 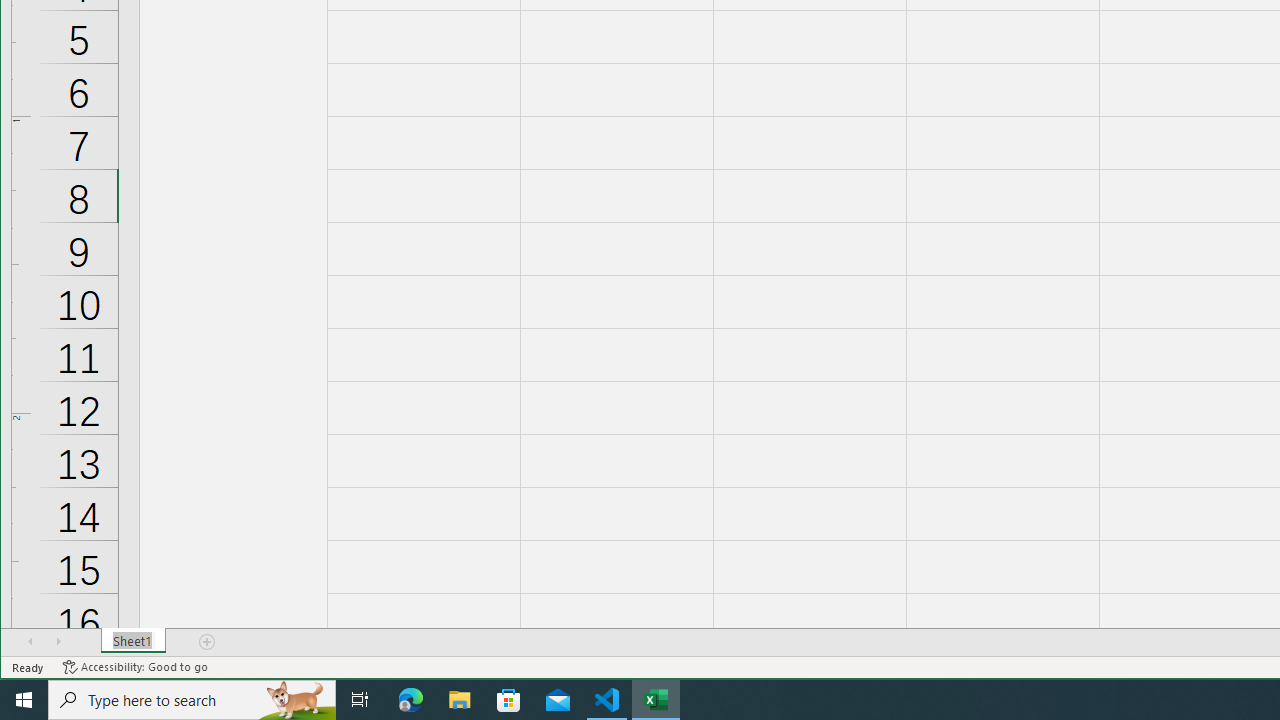 What do you see at coordinates (30, 641) in the screenshot?
I see `'Scroll Left'` at bounding box center [30, 641].